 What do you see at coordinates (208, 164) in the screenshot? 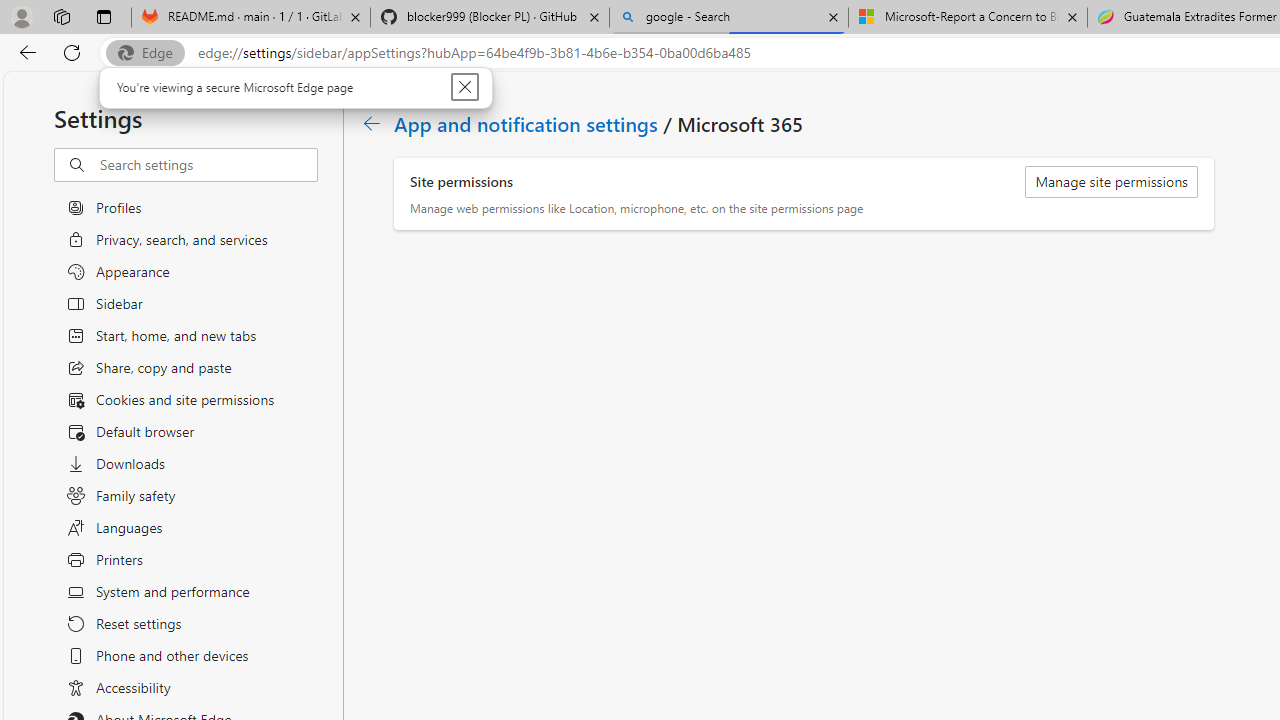
I see `'Search settings'` at bounding box center [208, 164].